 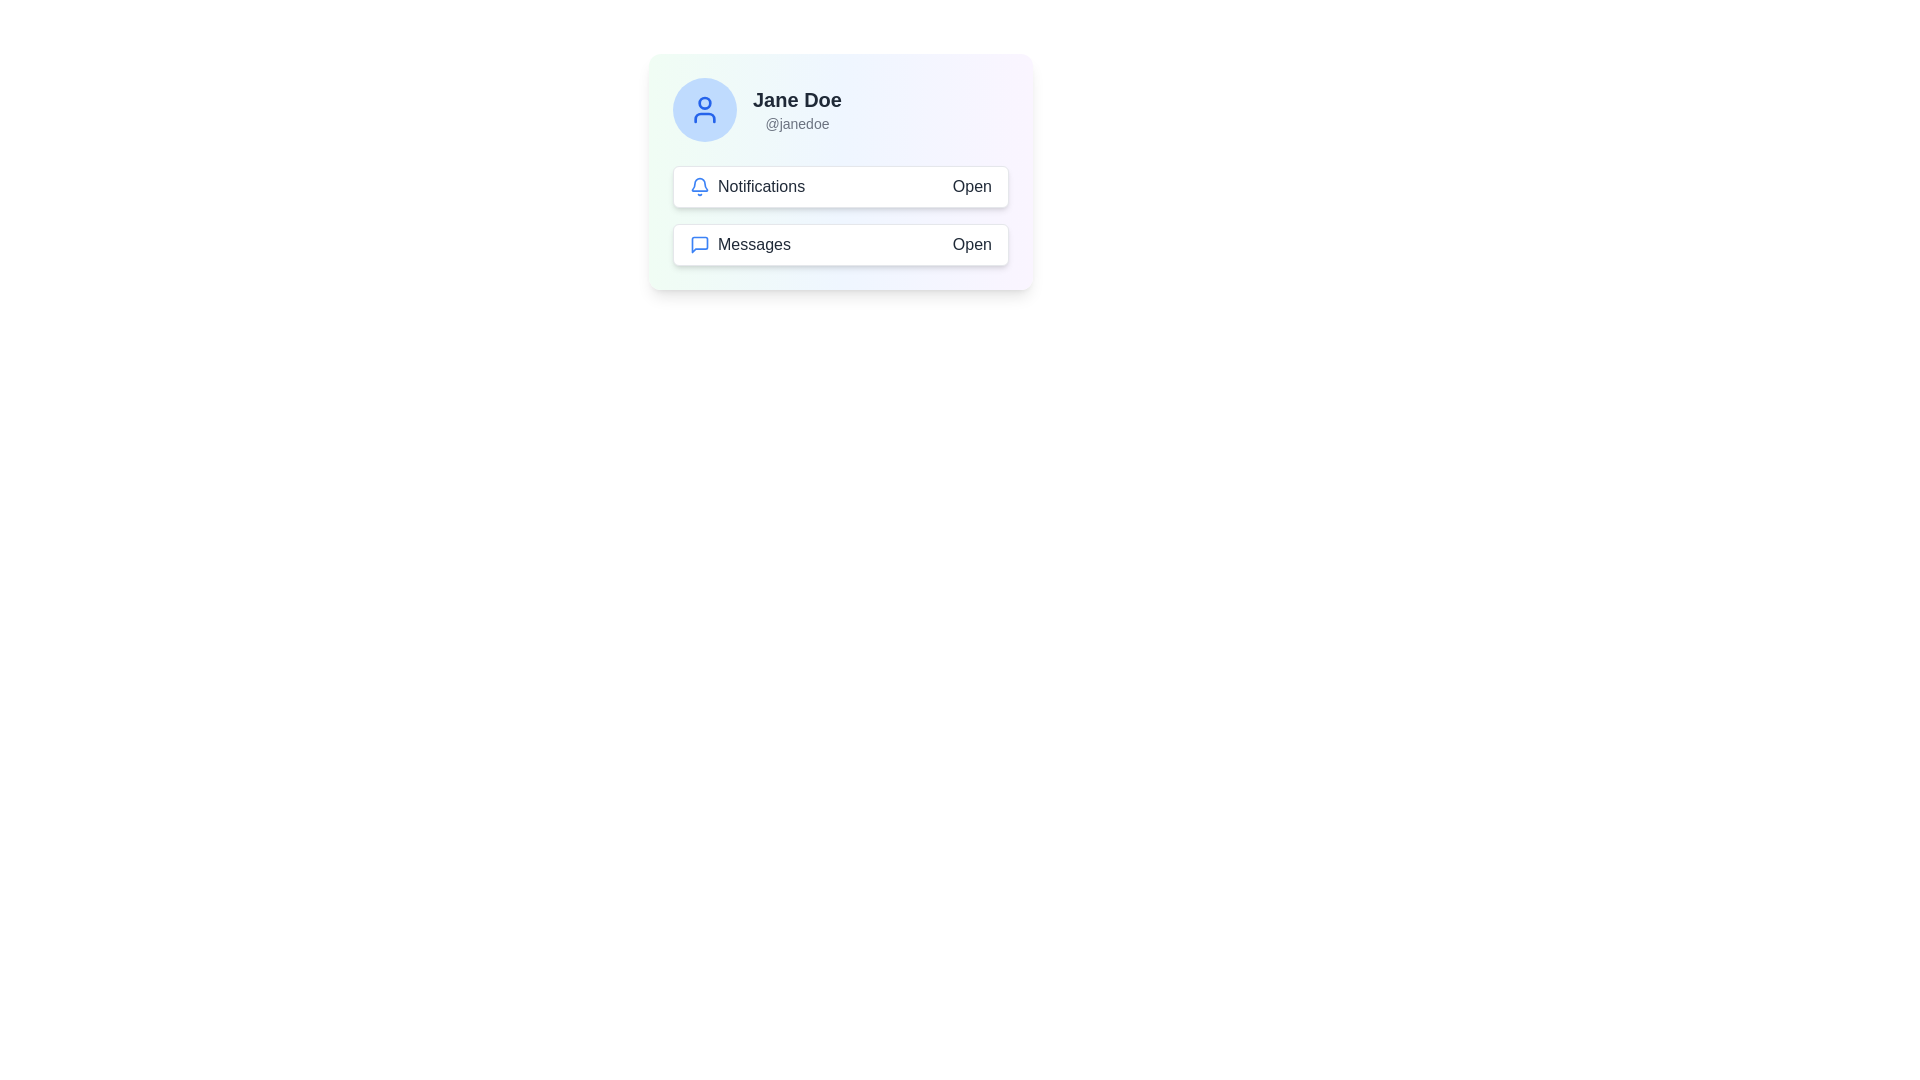 I want to click on the username text label indicating the user handle associated with the profile, so click(x=796, y=123).